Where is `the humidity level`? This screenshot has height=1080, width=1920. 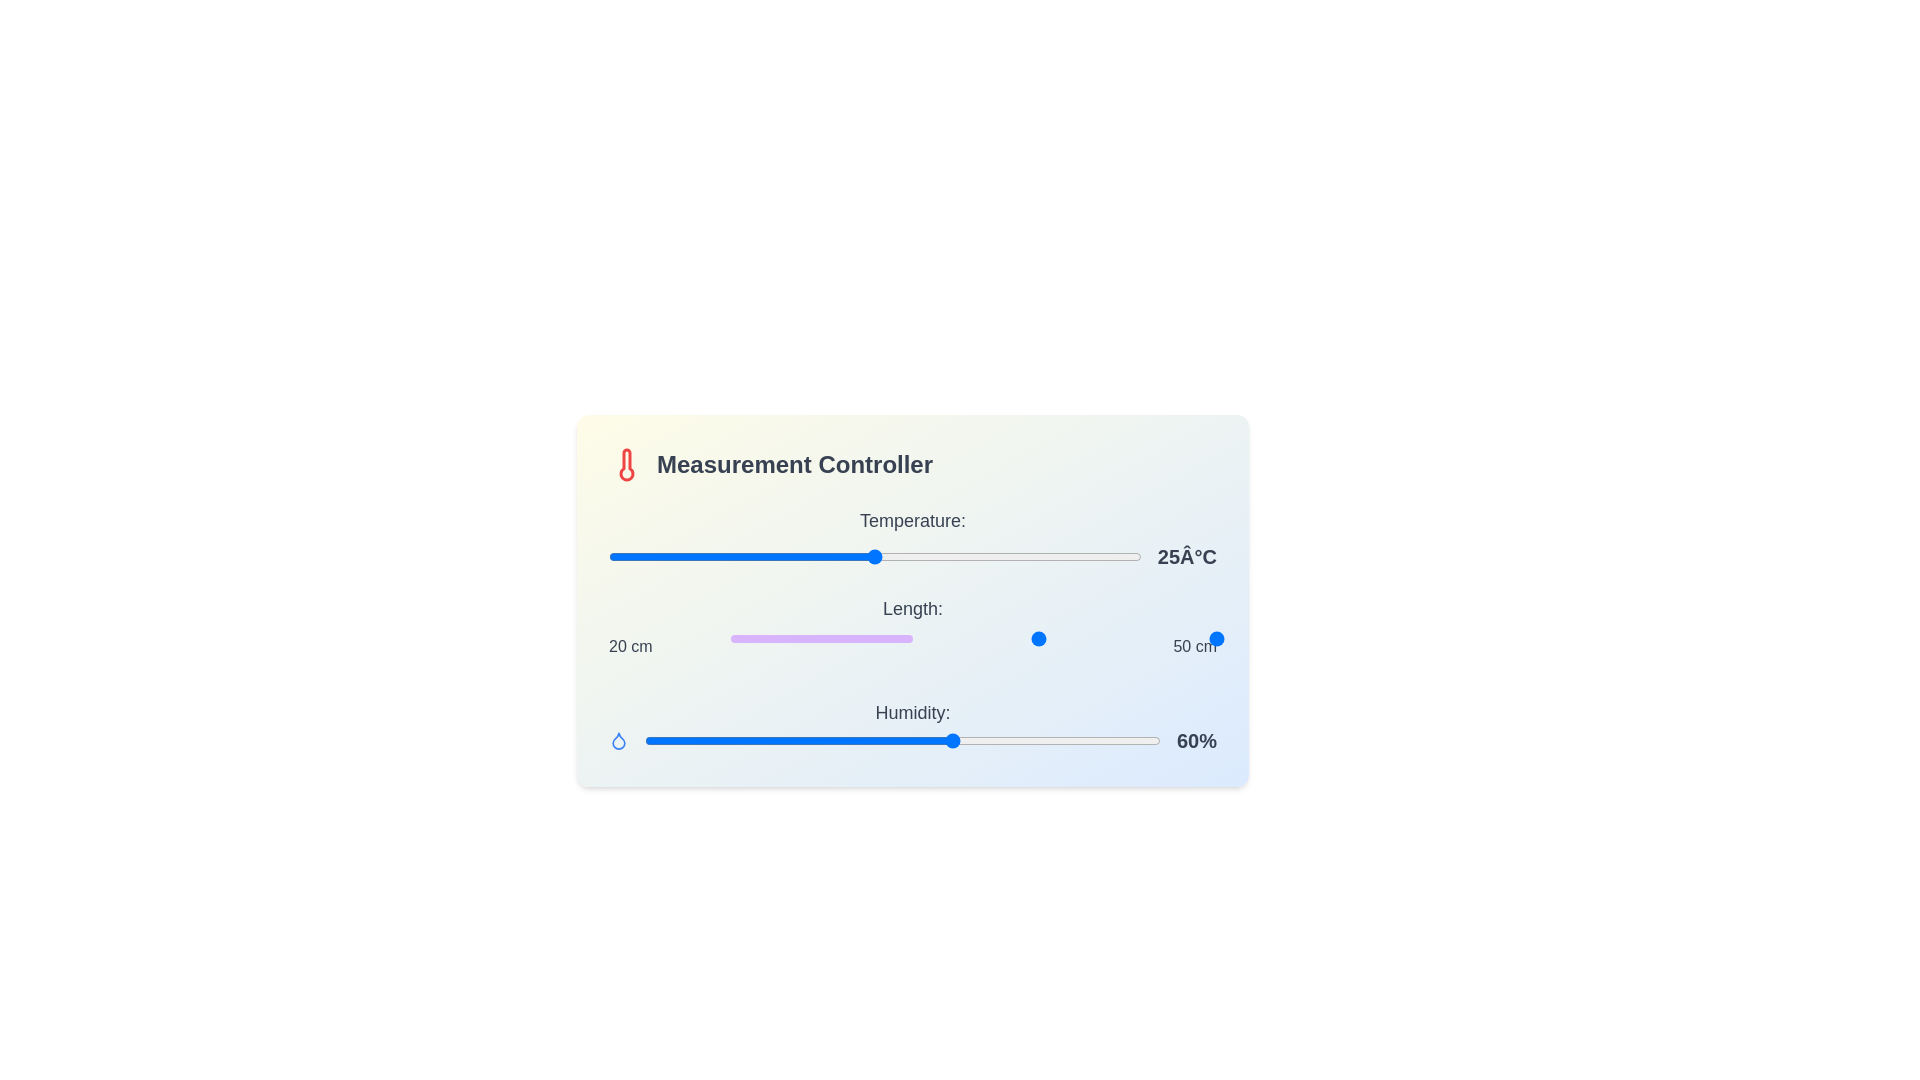 the humidity level is located at coordinates (943, 740).